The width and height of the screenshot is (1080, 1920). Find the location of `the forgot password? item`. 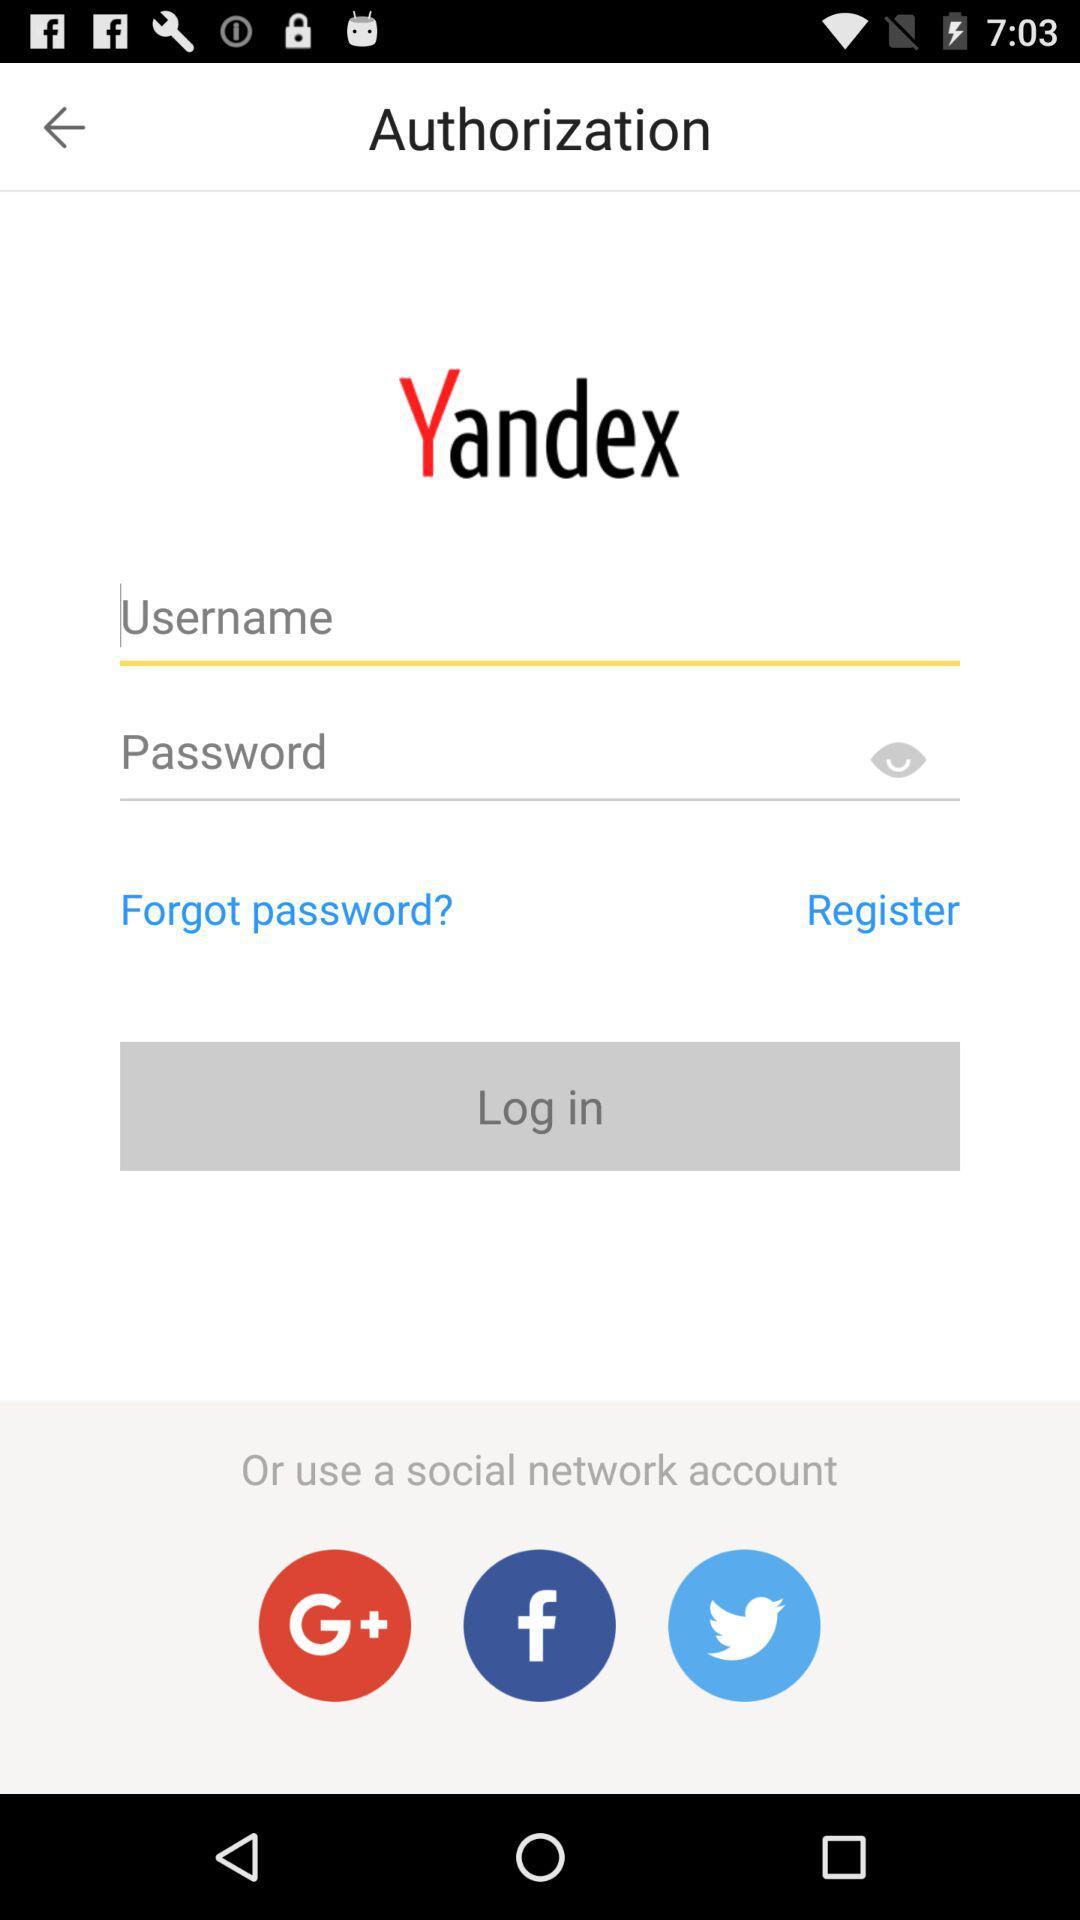

the forgot password? item is located at coordinates (371, 907).